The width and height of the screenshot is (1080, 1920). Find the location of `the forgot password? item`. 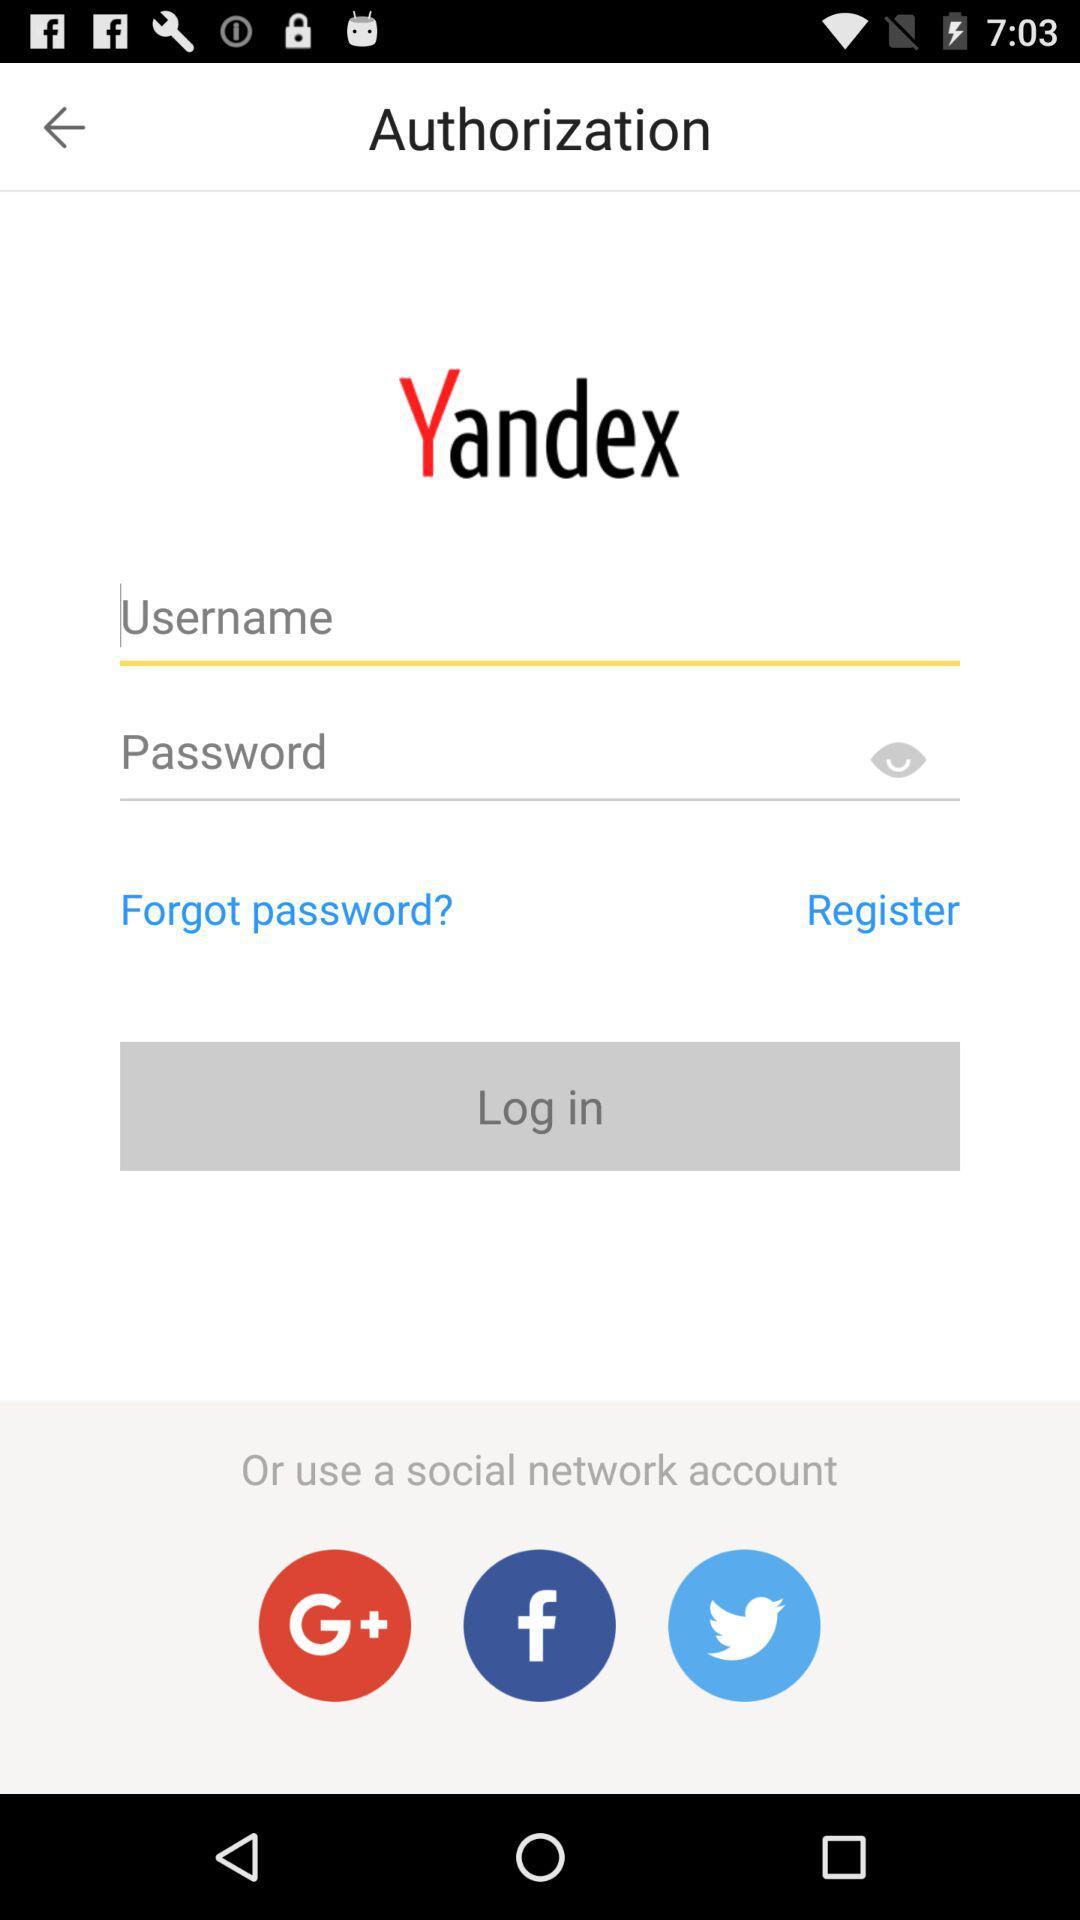

the forgot password? item is located at coordinates (371, 907).